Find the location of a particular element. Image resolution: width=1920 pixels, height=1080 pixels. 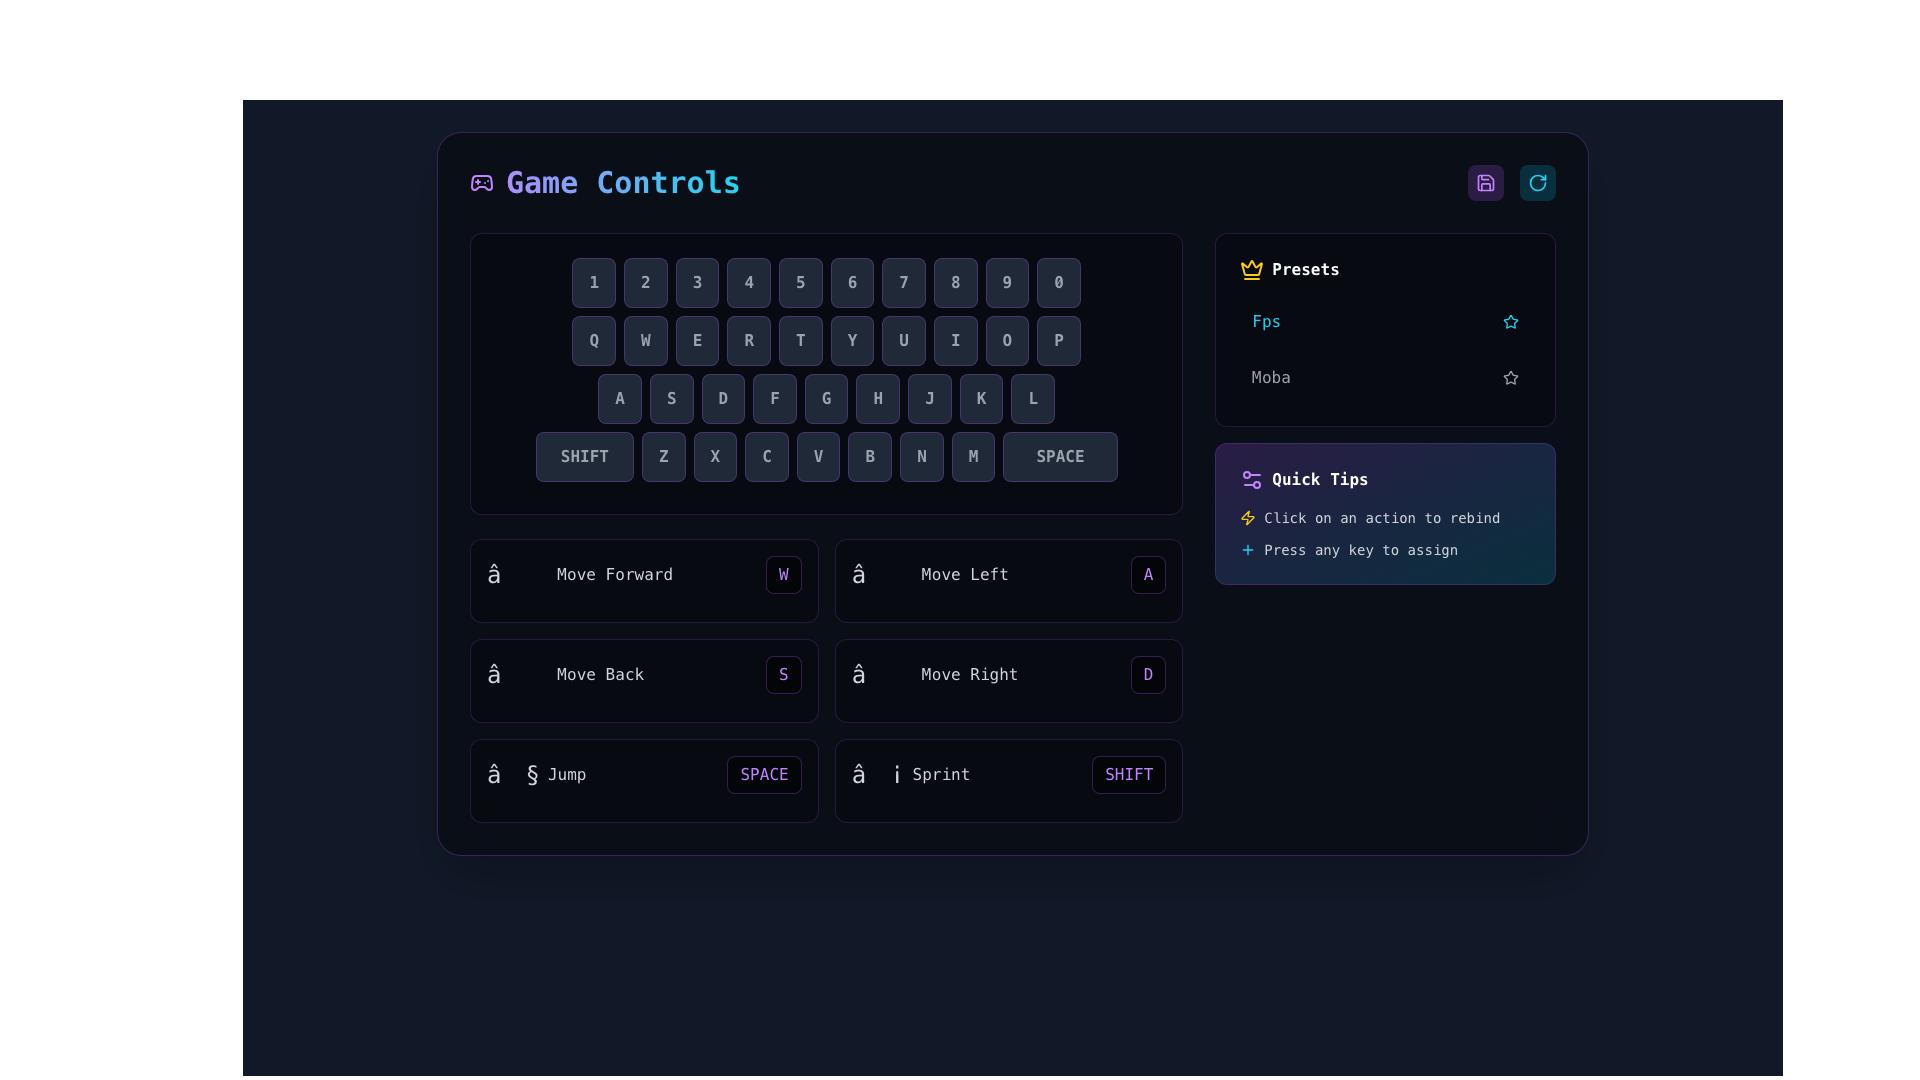

the control panel containing the save and reset buttons located in the top-right corner of the interface is located at coordinates (1512, 182).